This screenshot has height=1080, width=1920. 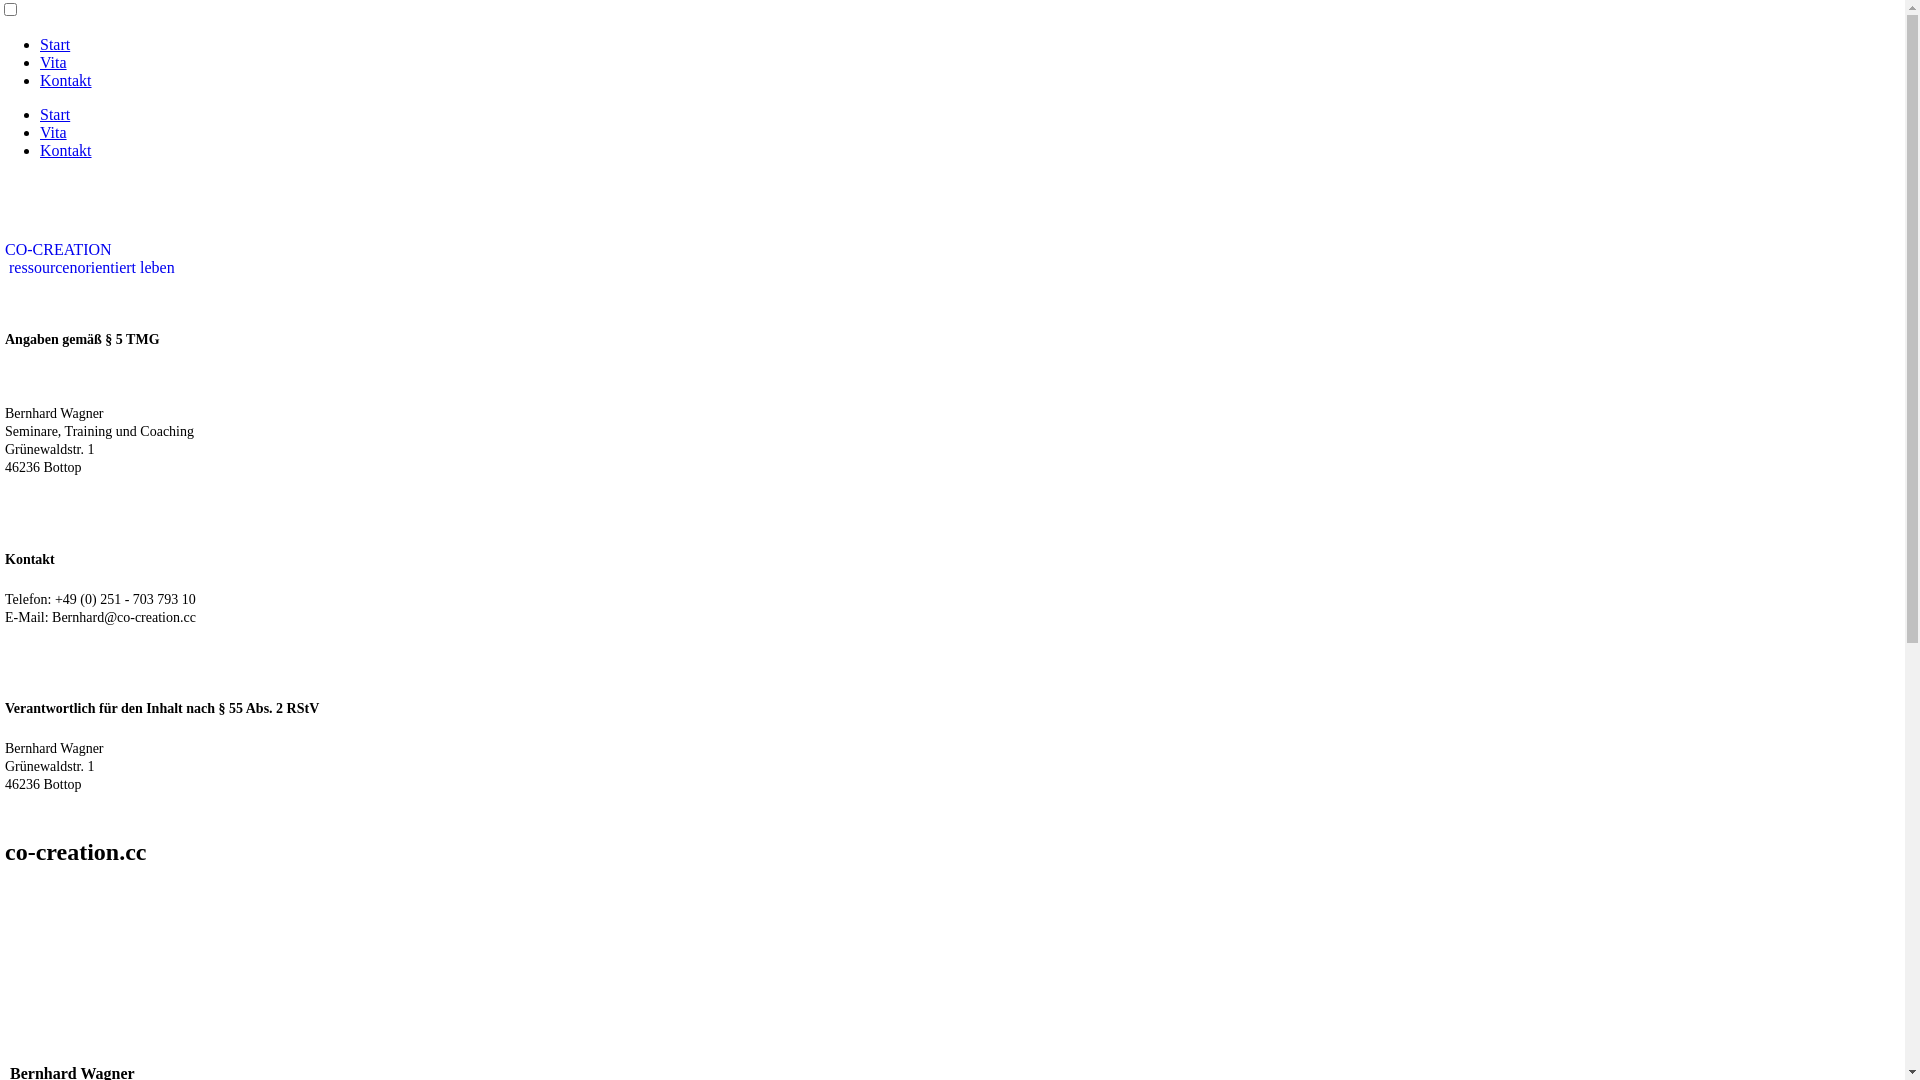 I want to click on 'Vita', so click(x=39, y=132).